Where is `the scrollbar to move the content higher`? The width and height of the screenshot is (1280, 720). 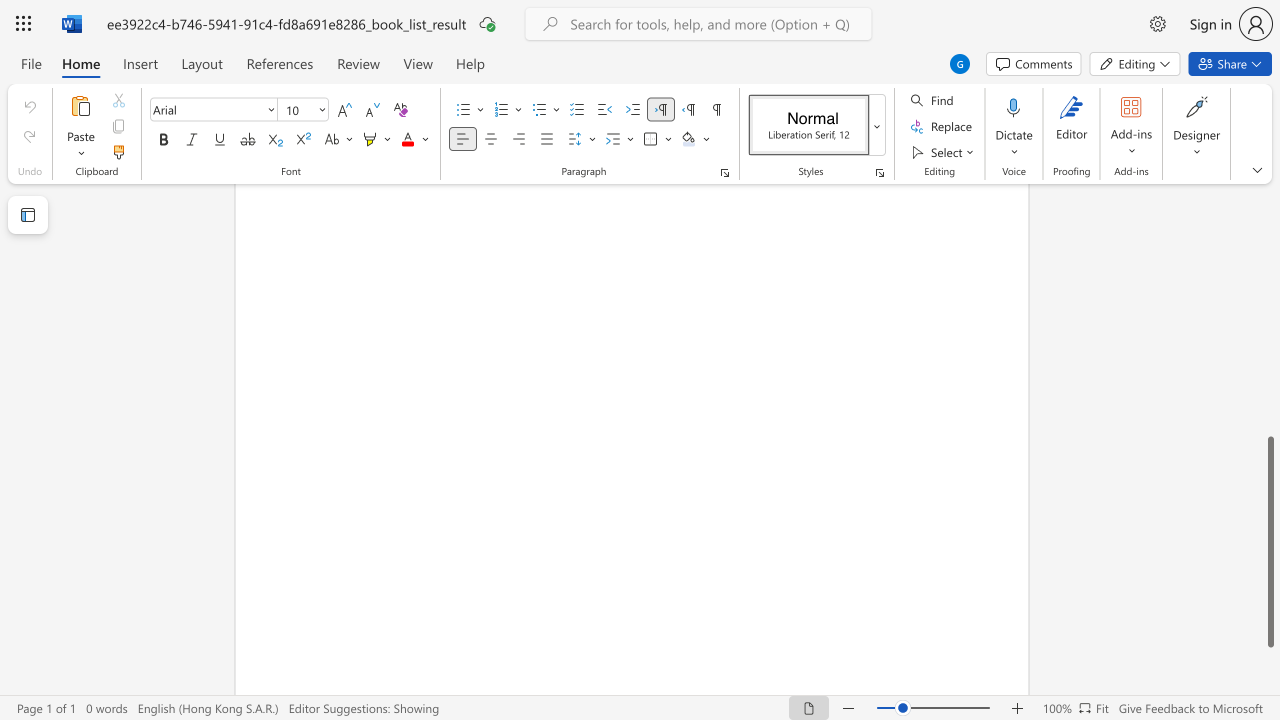
the scrollbar to move the content higher is located at coordinates (1269, 390).